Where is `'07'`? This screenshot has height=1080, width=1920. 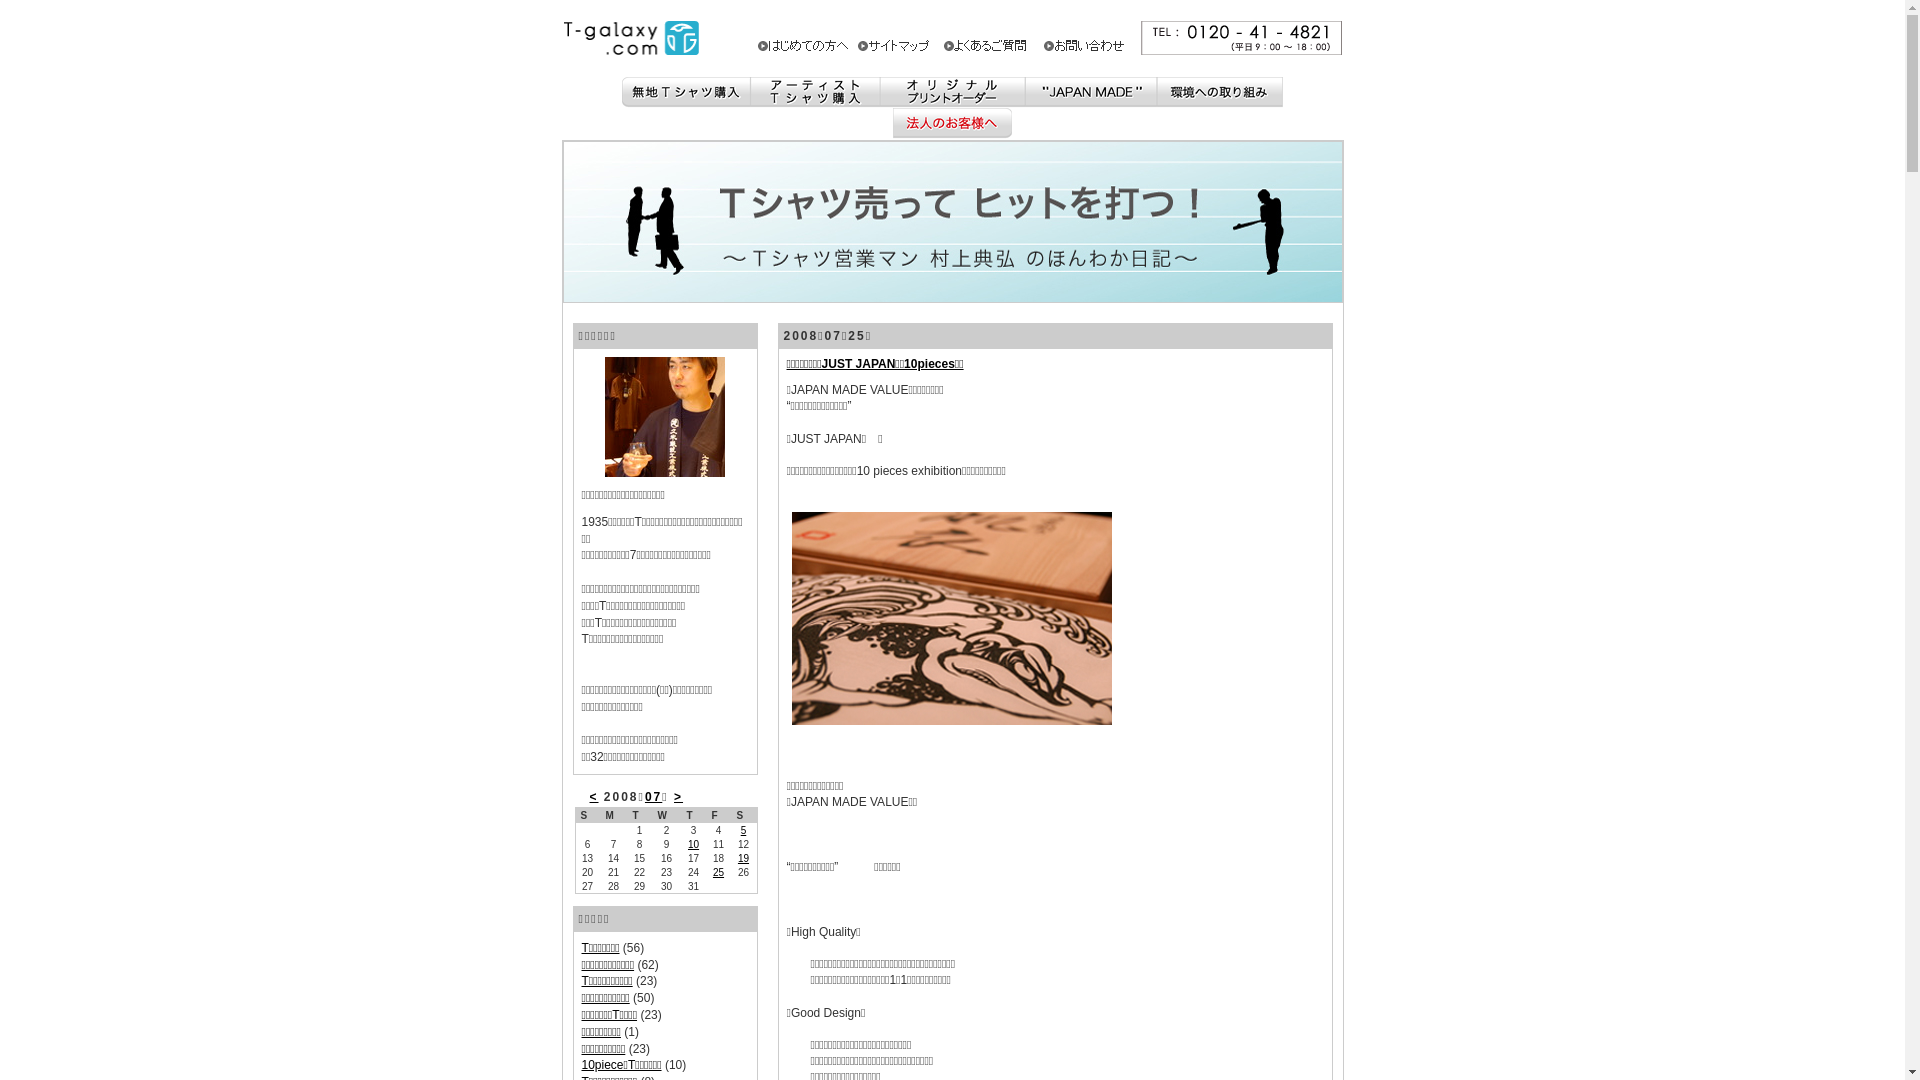
'07' is located at coordinates (653, 796).